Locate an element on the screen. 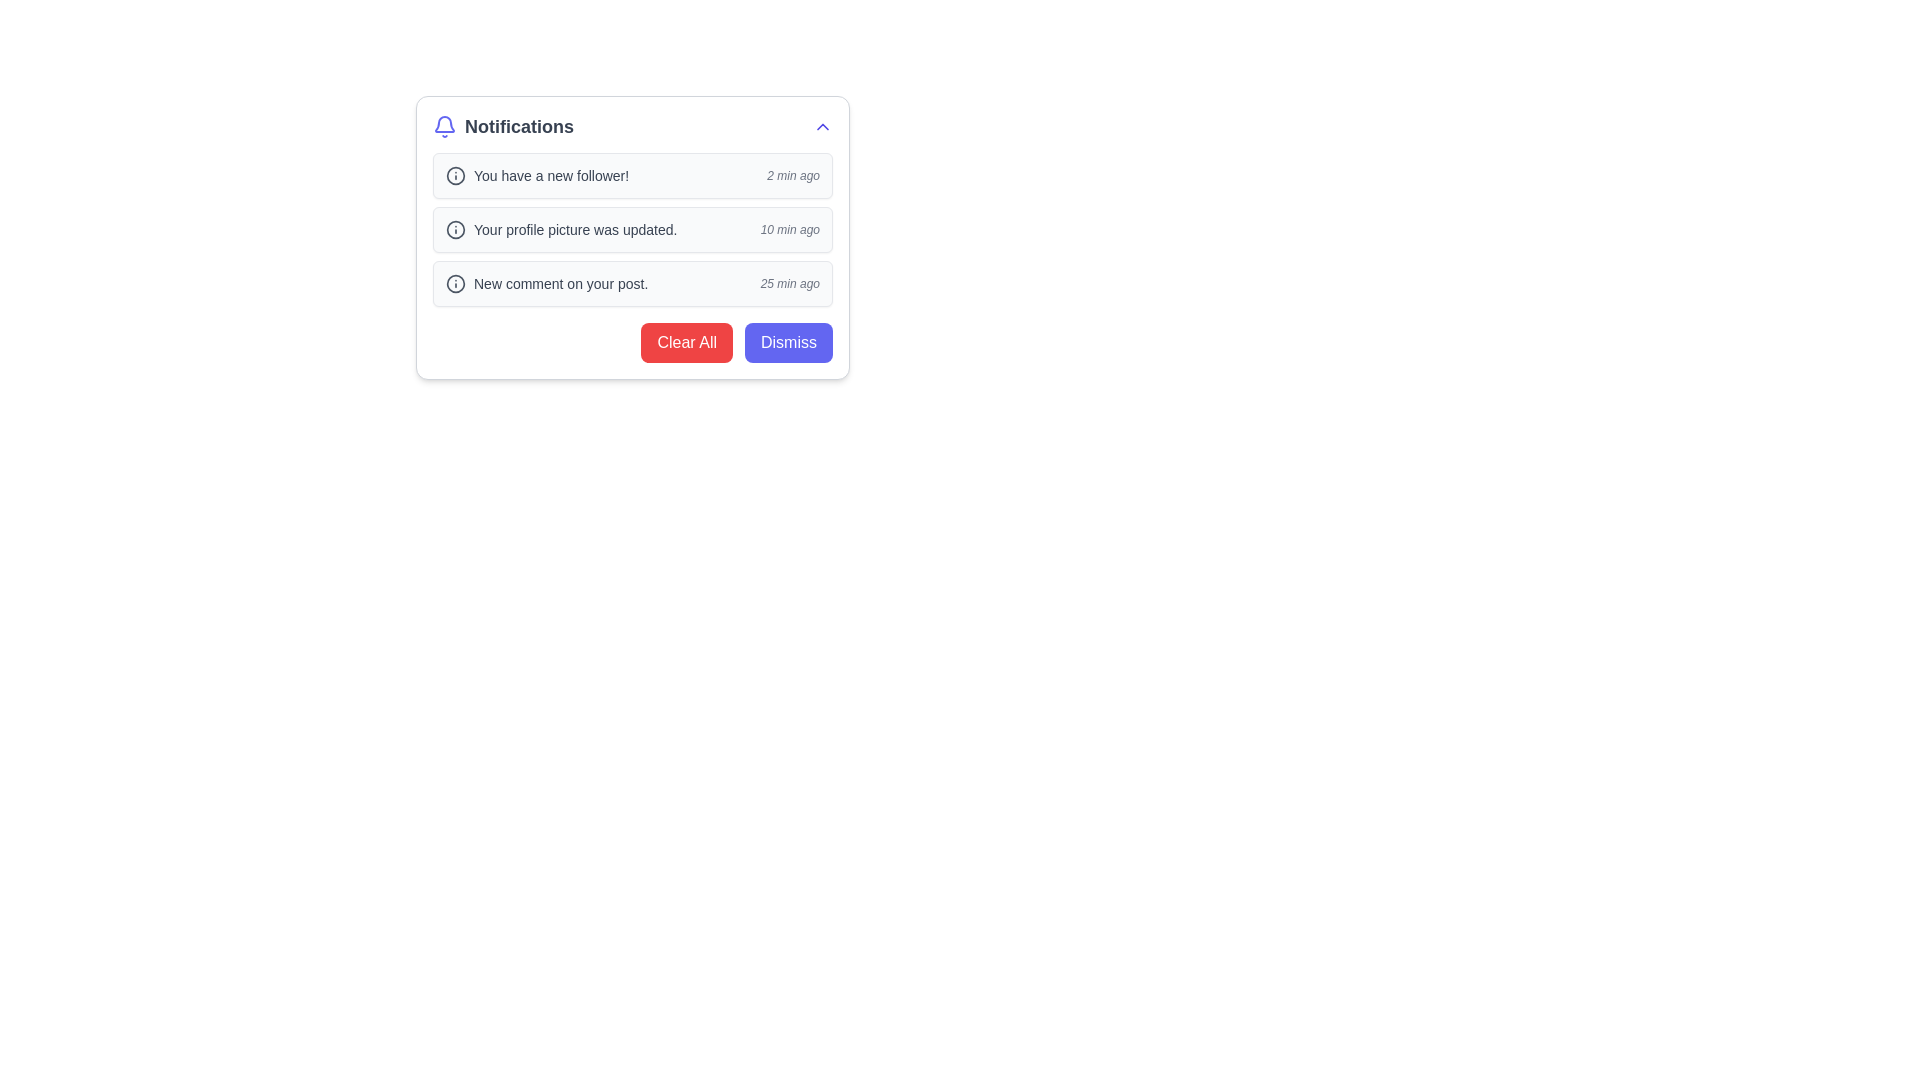 The height and width of the screenshot is (1080, 1920). the informational icon indicating a new follower, located to the left of the text 'You have a new follower!' in the first notification item under the 'Notifications' header is located at coordinates (455, 175).